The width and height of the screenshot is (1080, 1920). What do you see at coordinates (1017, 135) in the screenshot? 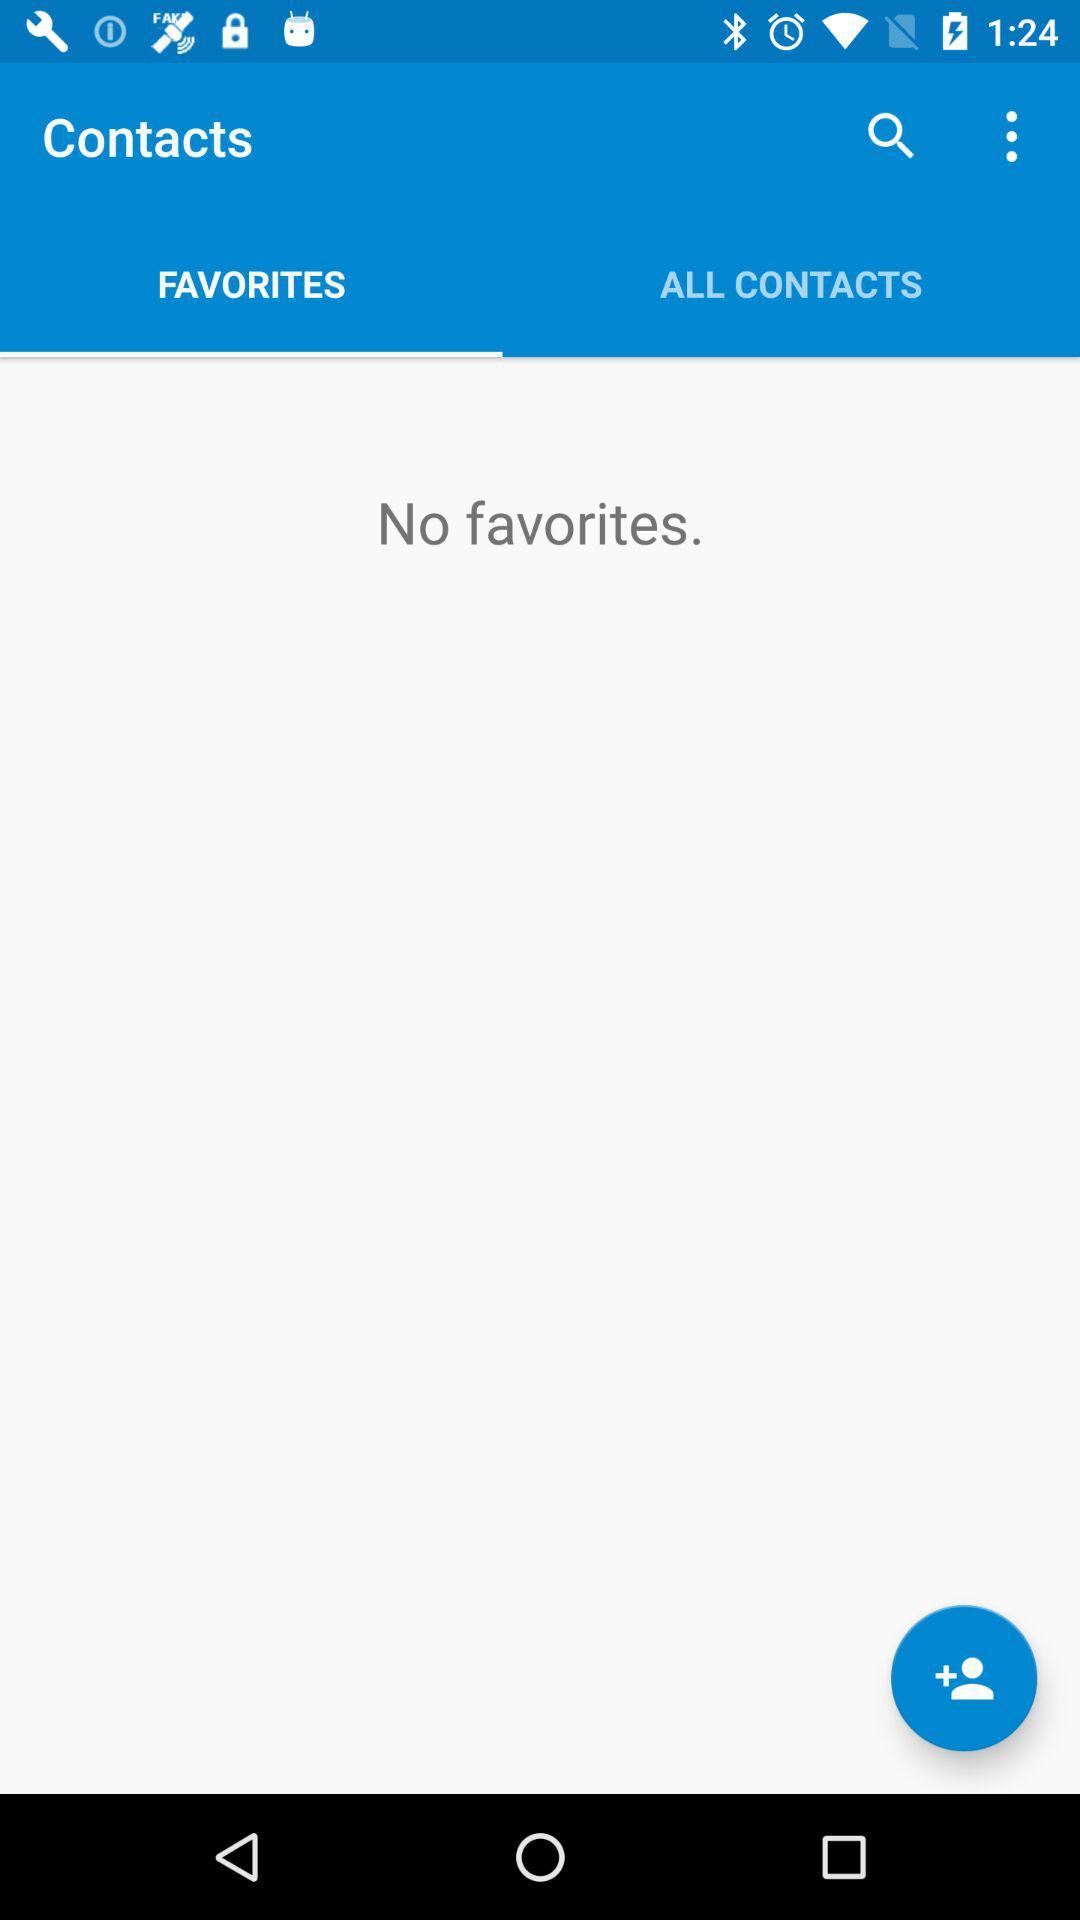
I see `app above all contacts item` at bounding box center [1017, 135].